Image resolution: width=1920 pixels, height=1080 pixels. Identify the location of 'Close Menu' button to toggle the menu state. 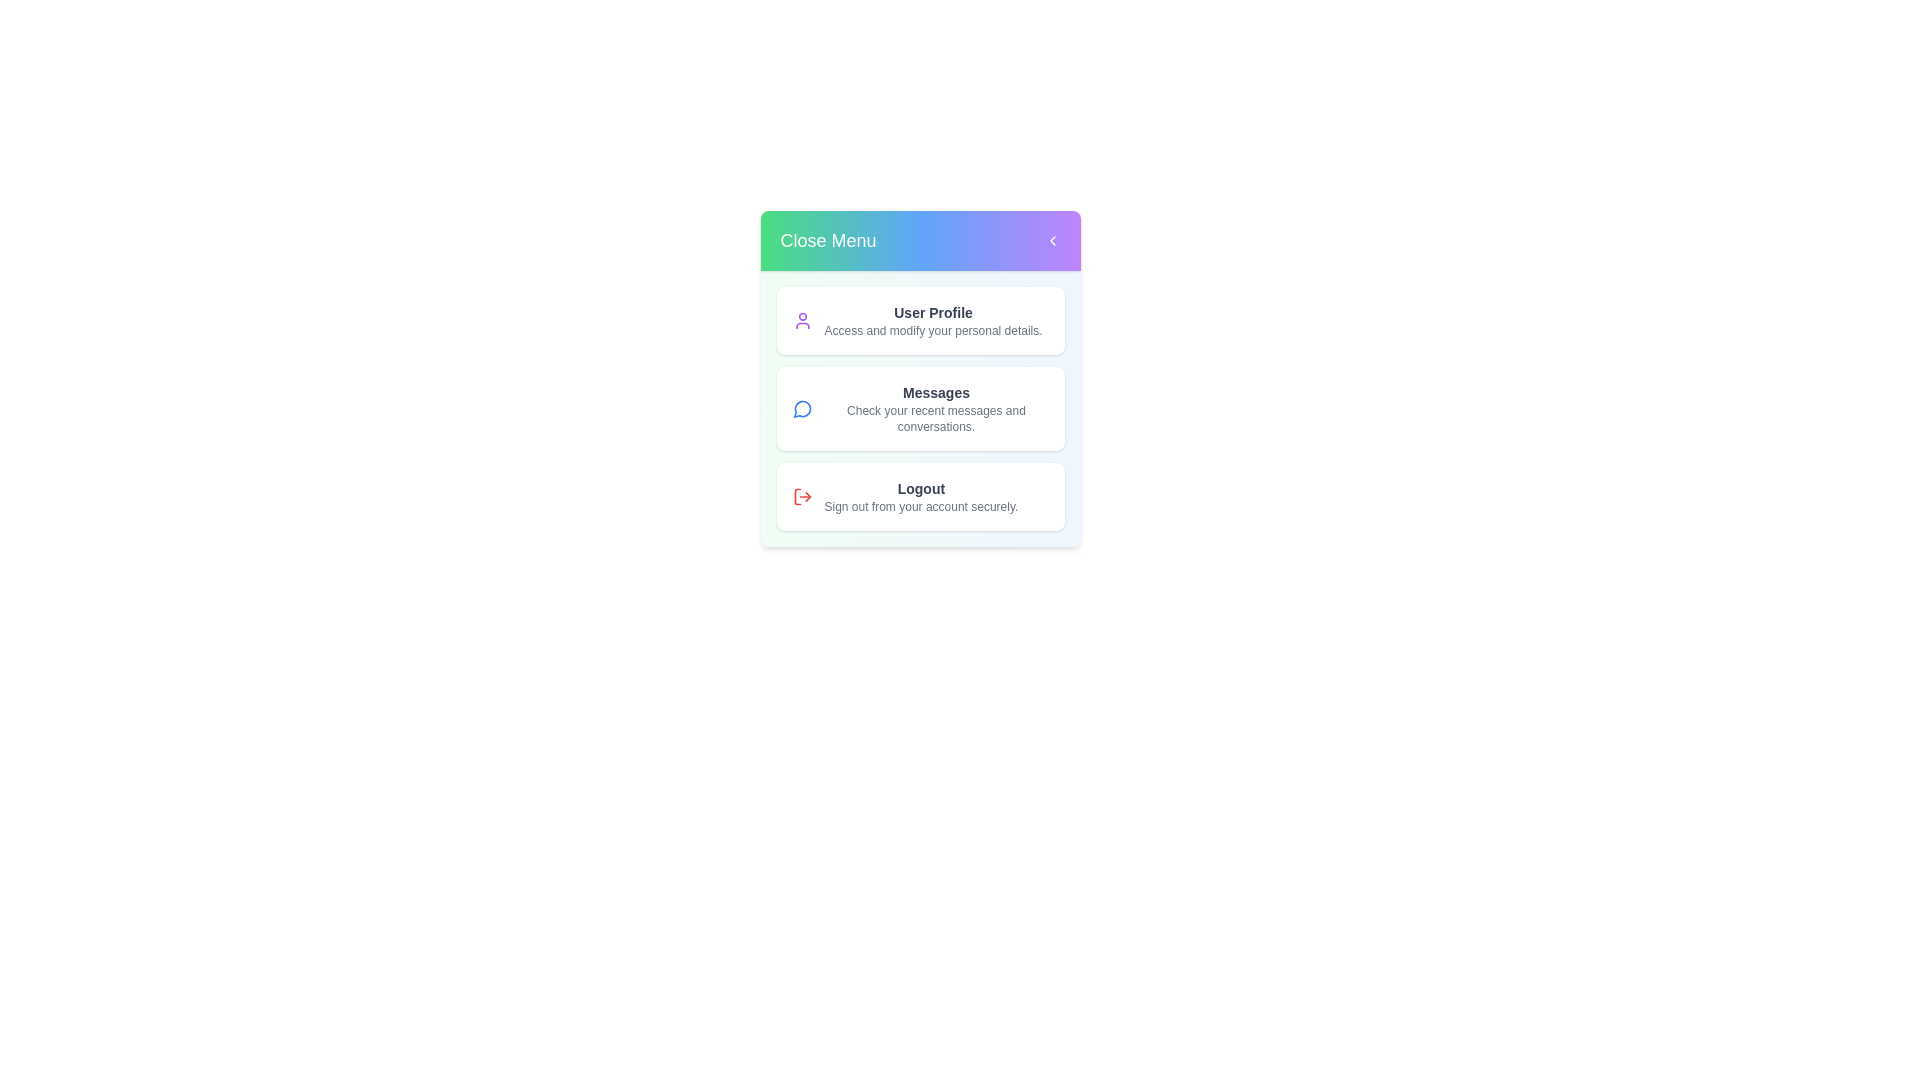
(919, 239).